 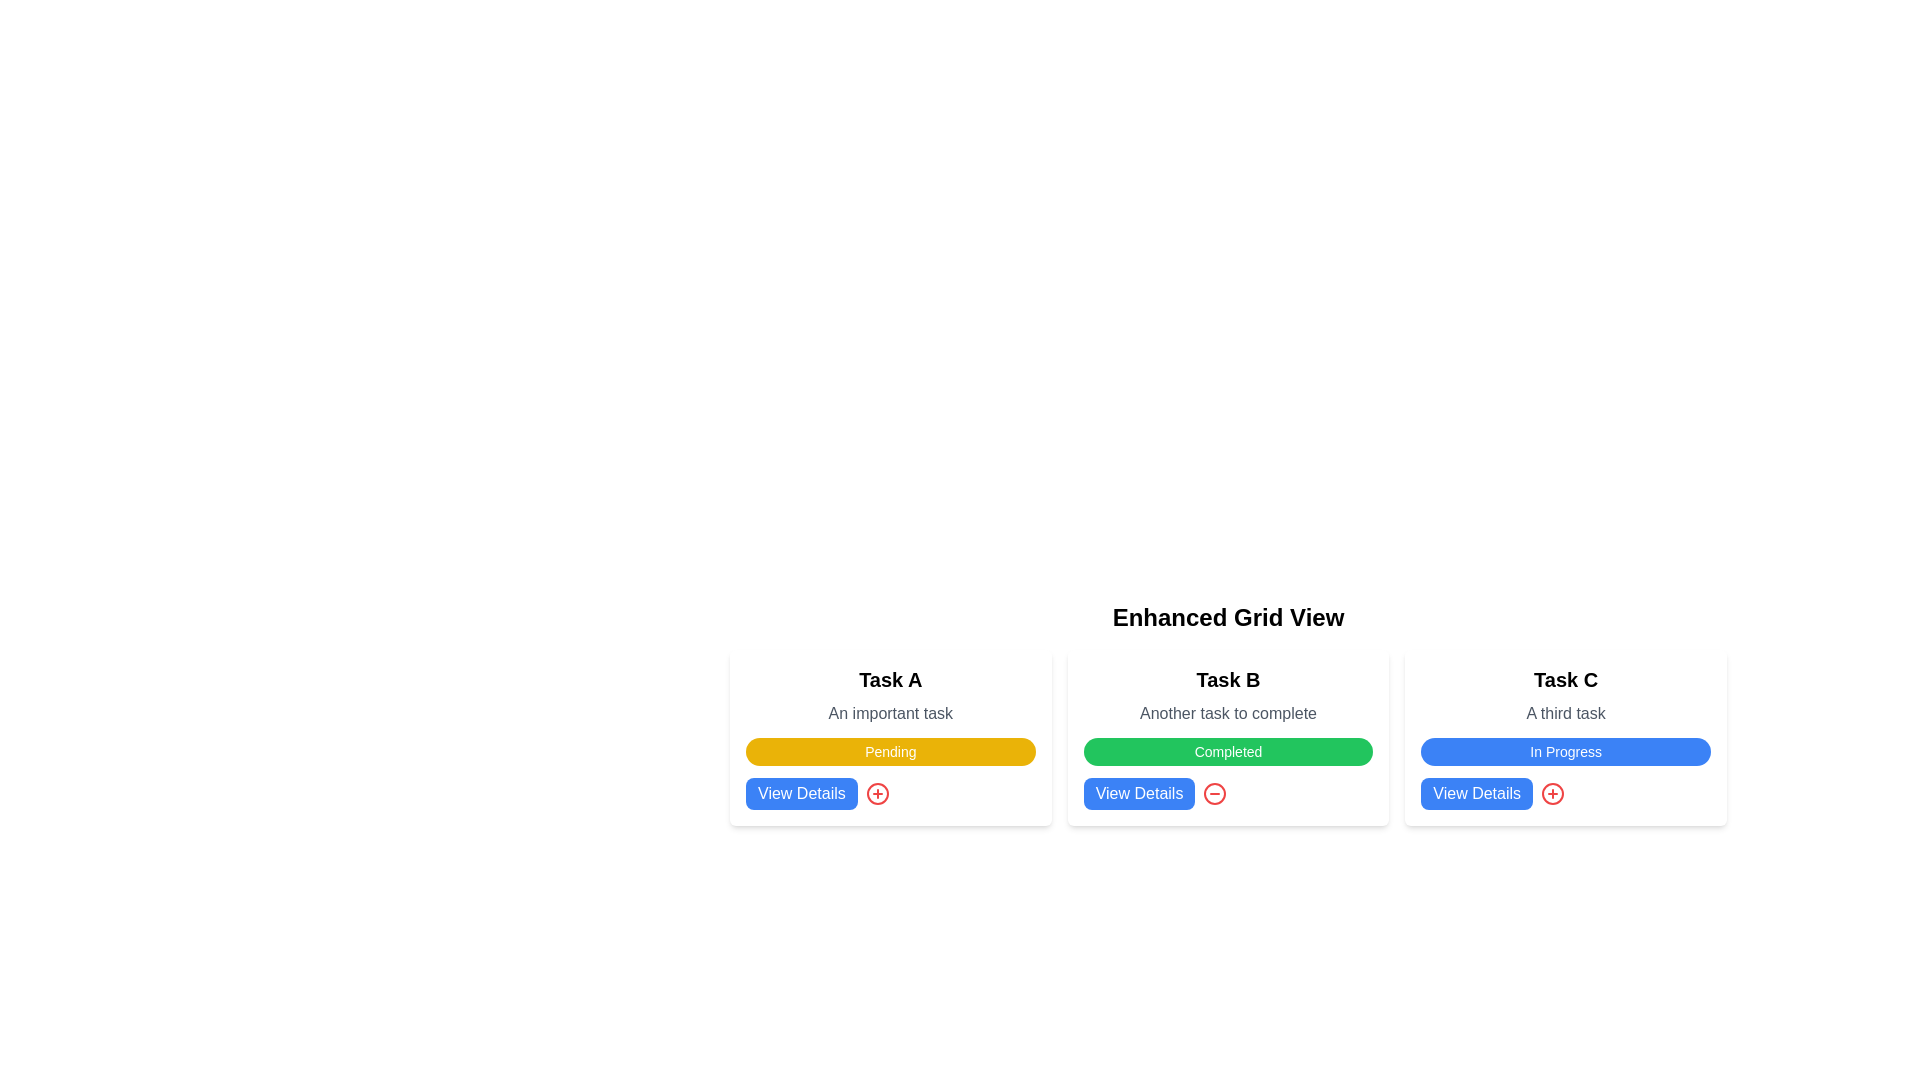 I want to click on the button, so click(x=877, y=793).